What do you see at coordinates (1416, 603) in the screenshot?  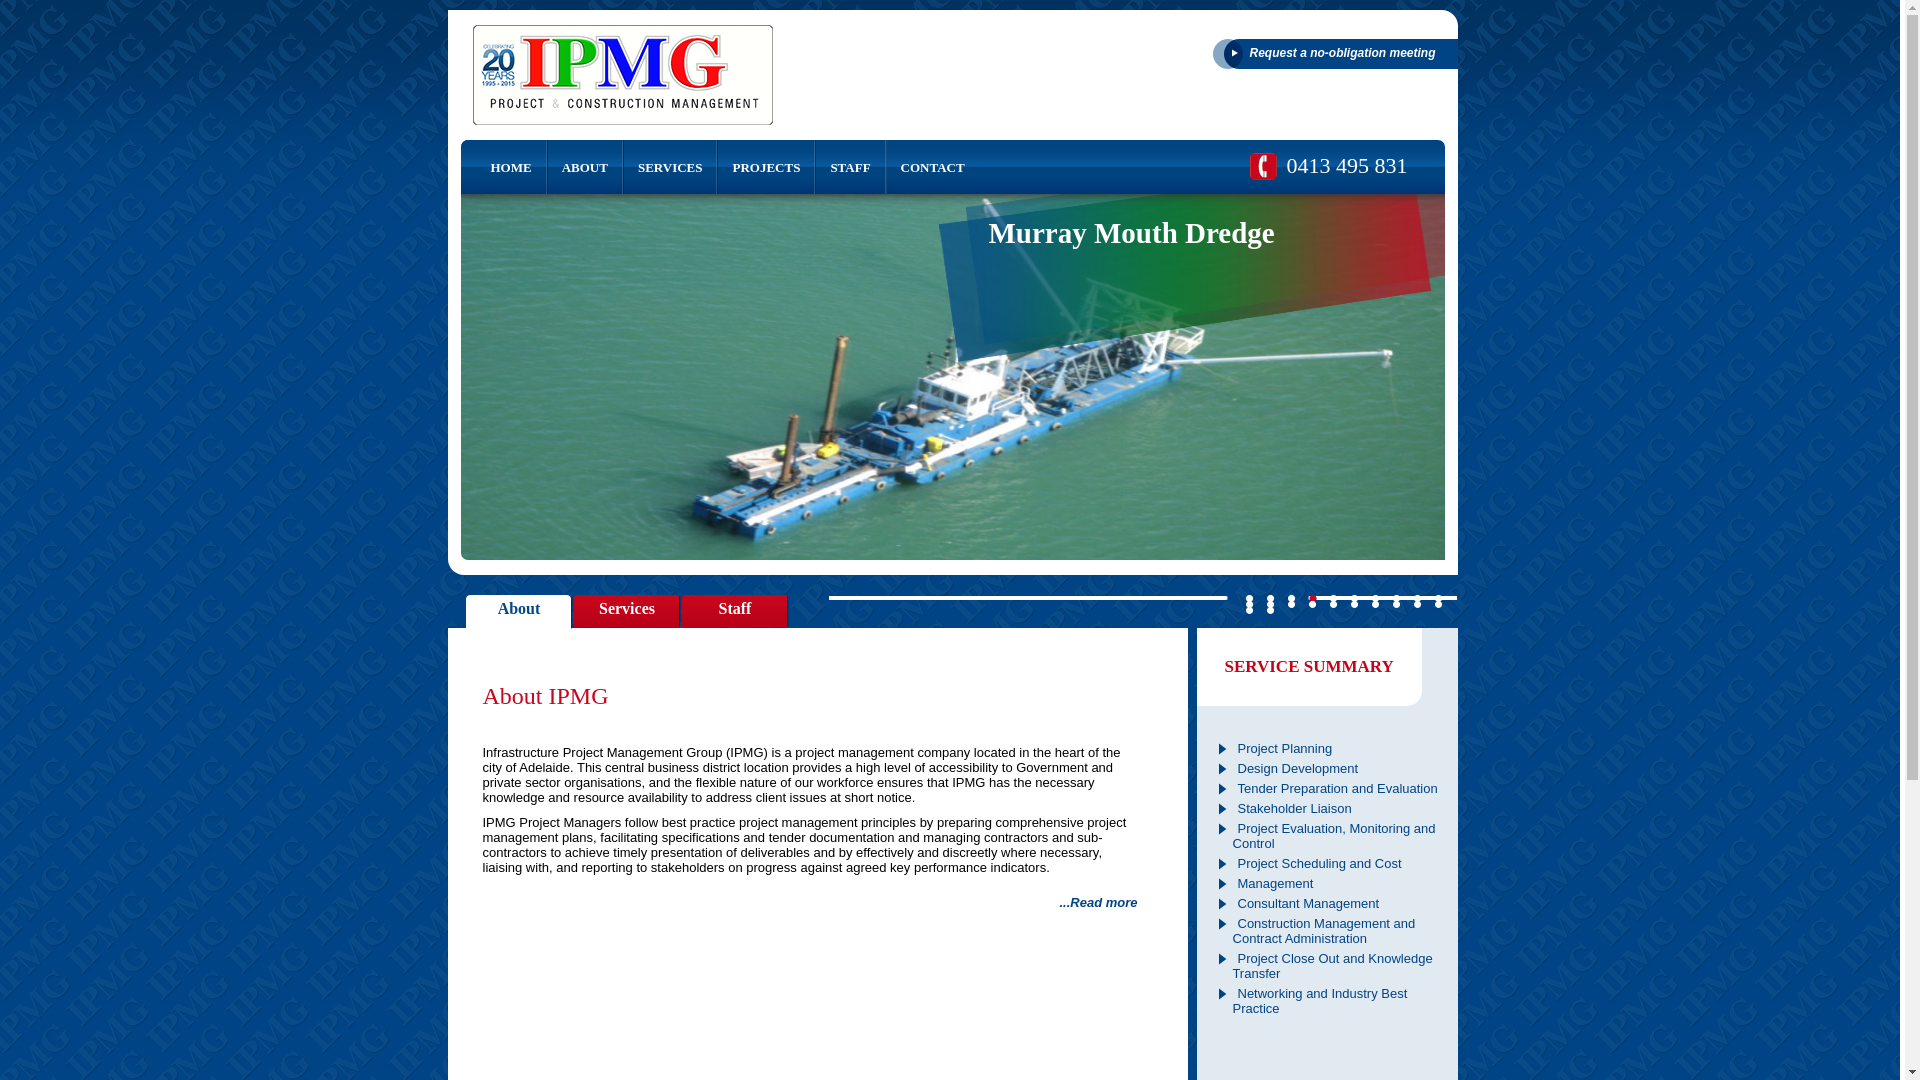 I see `'19'` at bounding box center [1416, 603].